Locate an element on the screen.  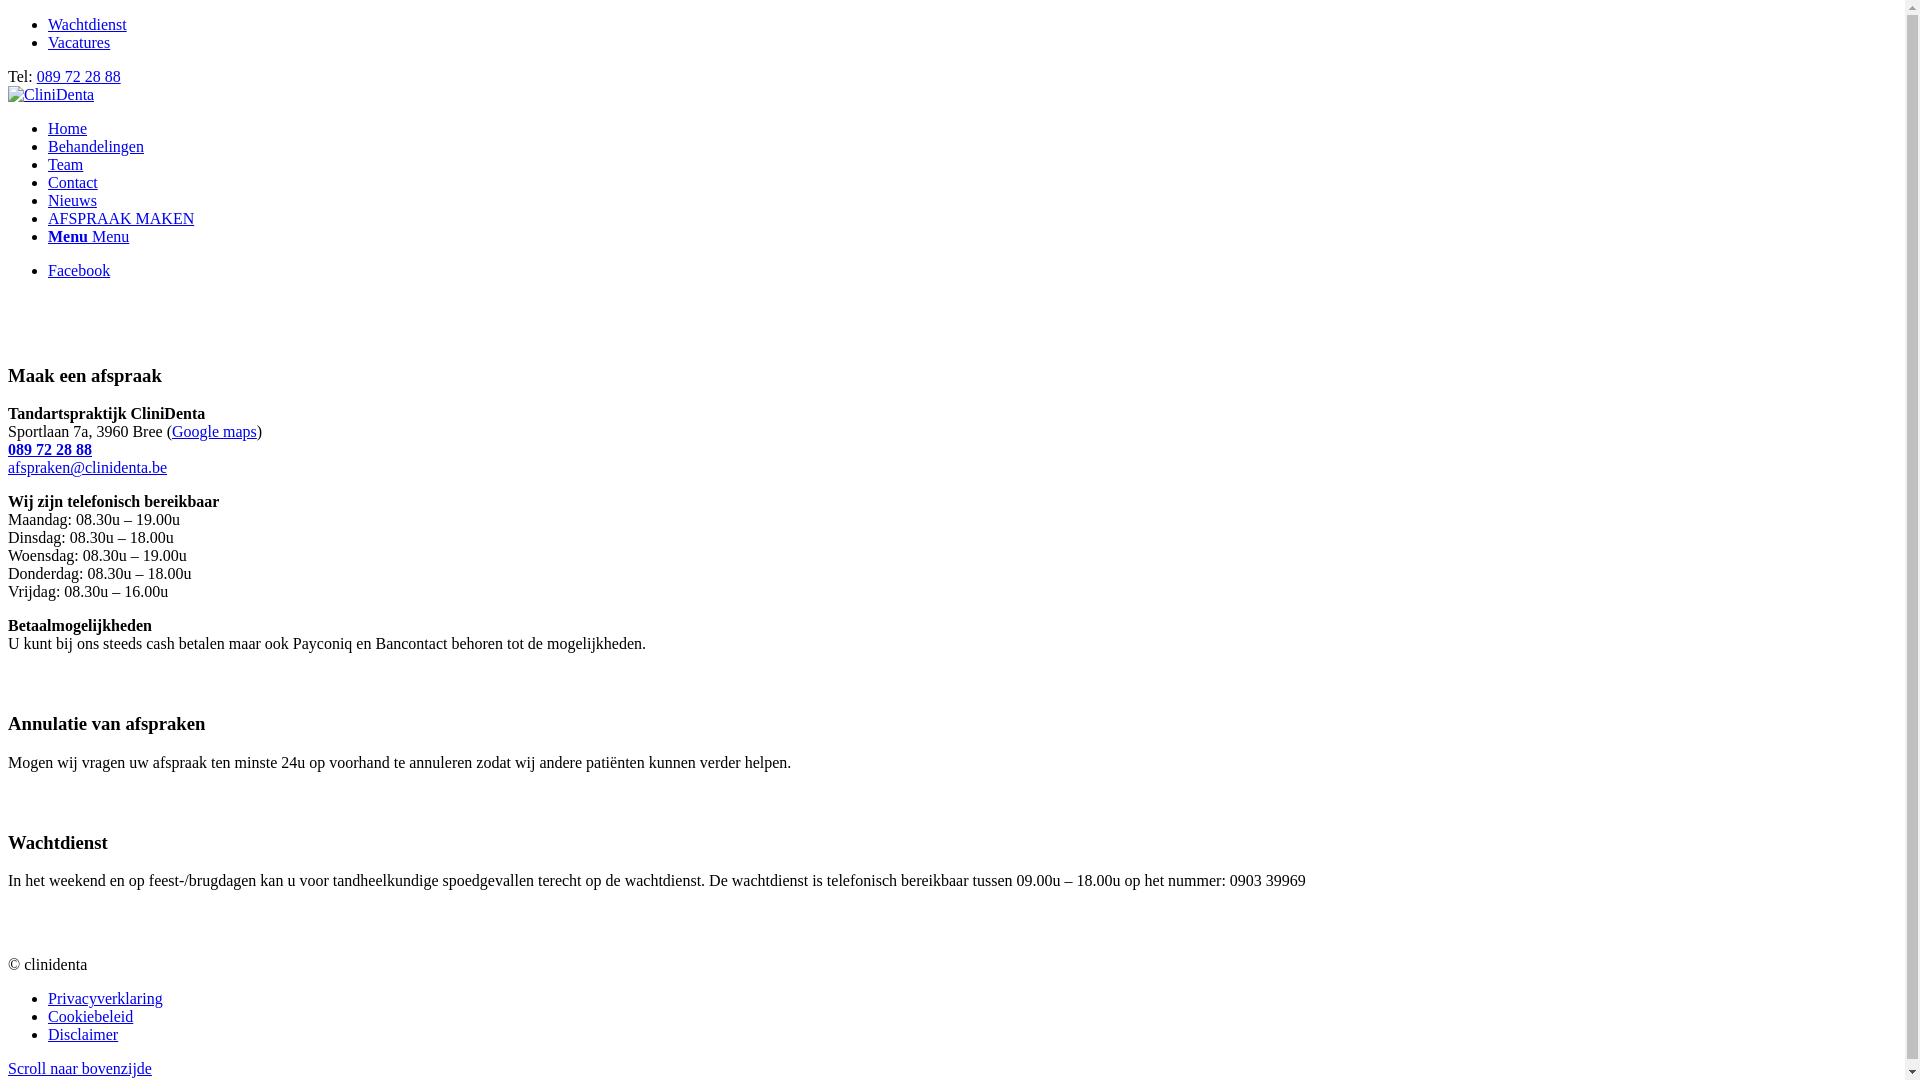
'Scroll naar bovenzijde' is located at coordinates (8, 1067).